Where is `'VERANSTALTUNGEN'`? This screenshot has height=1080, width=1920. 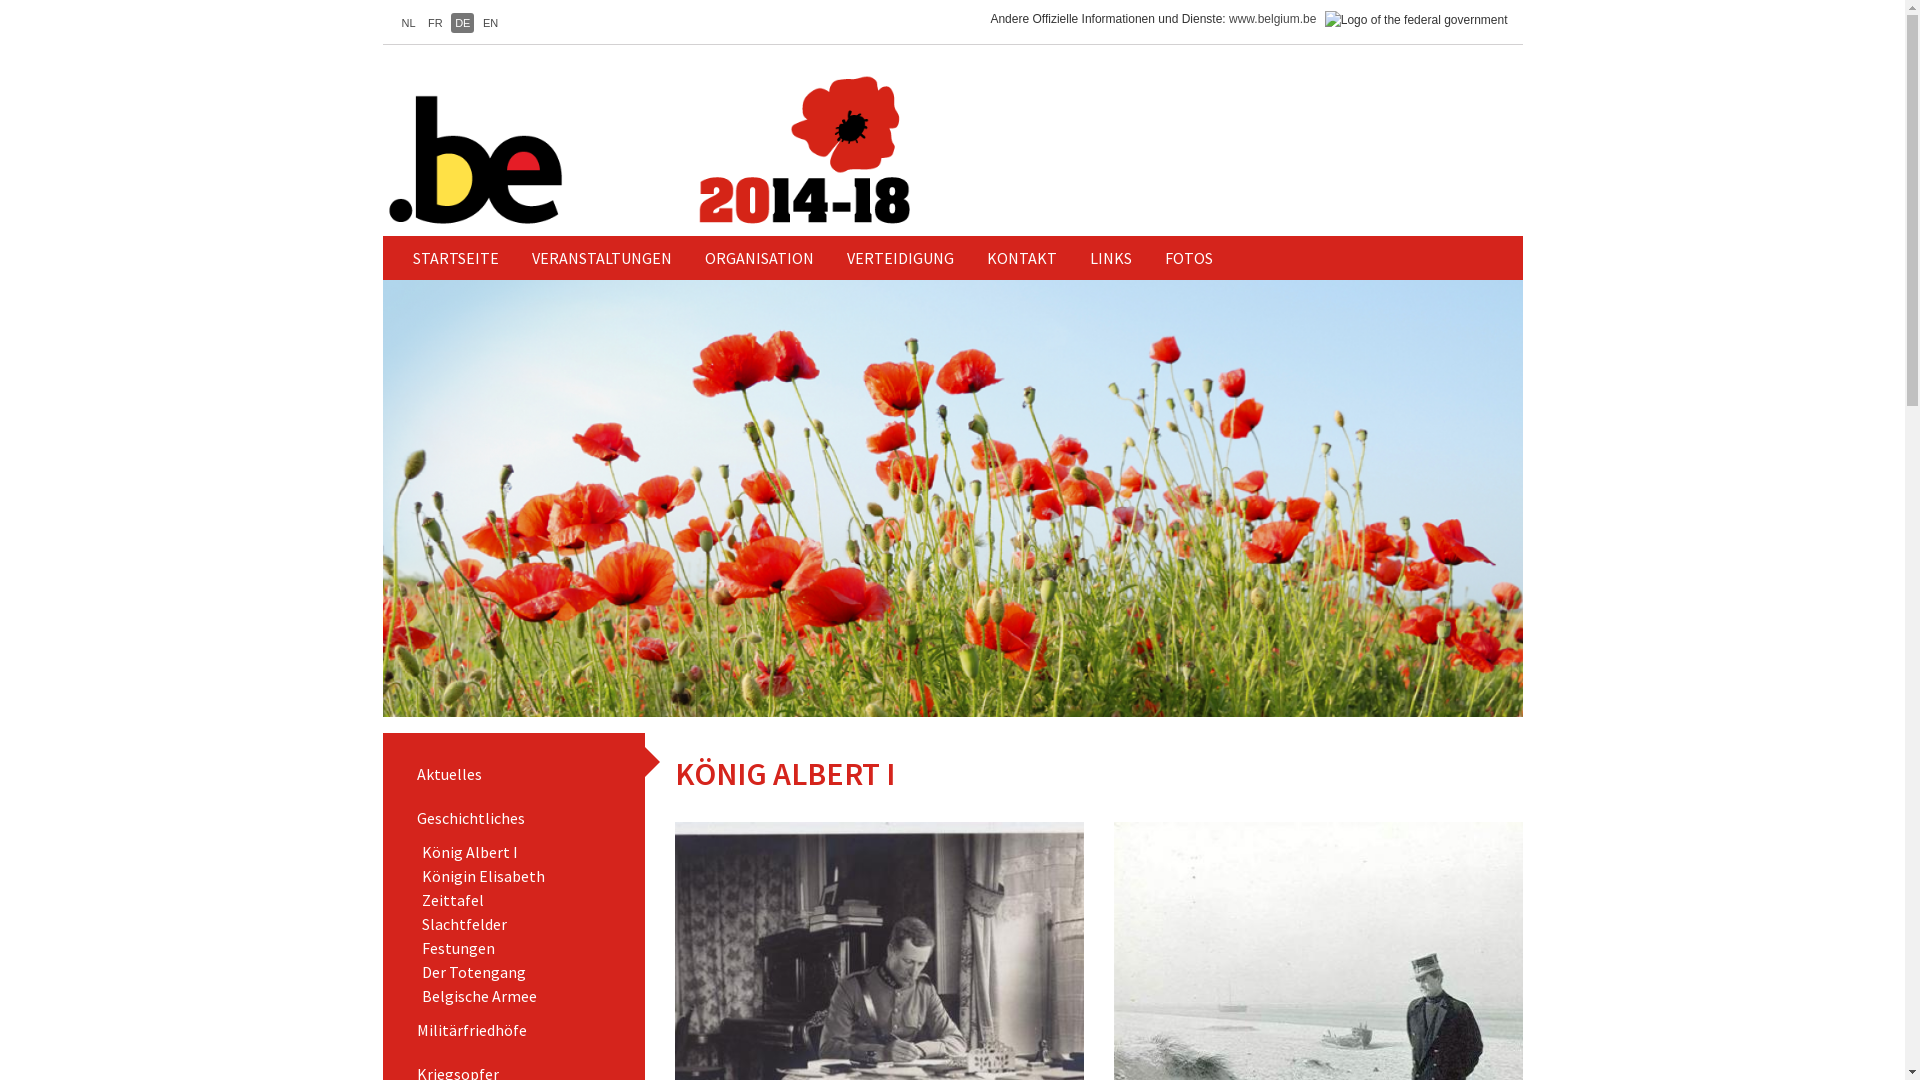
'VERANSTALTUNGEN' is located at coordinates (599, 257).